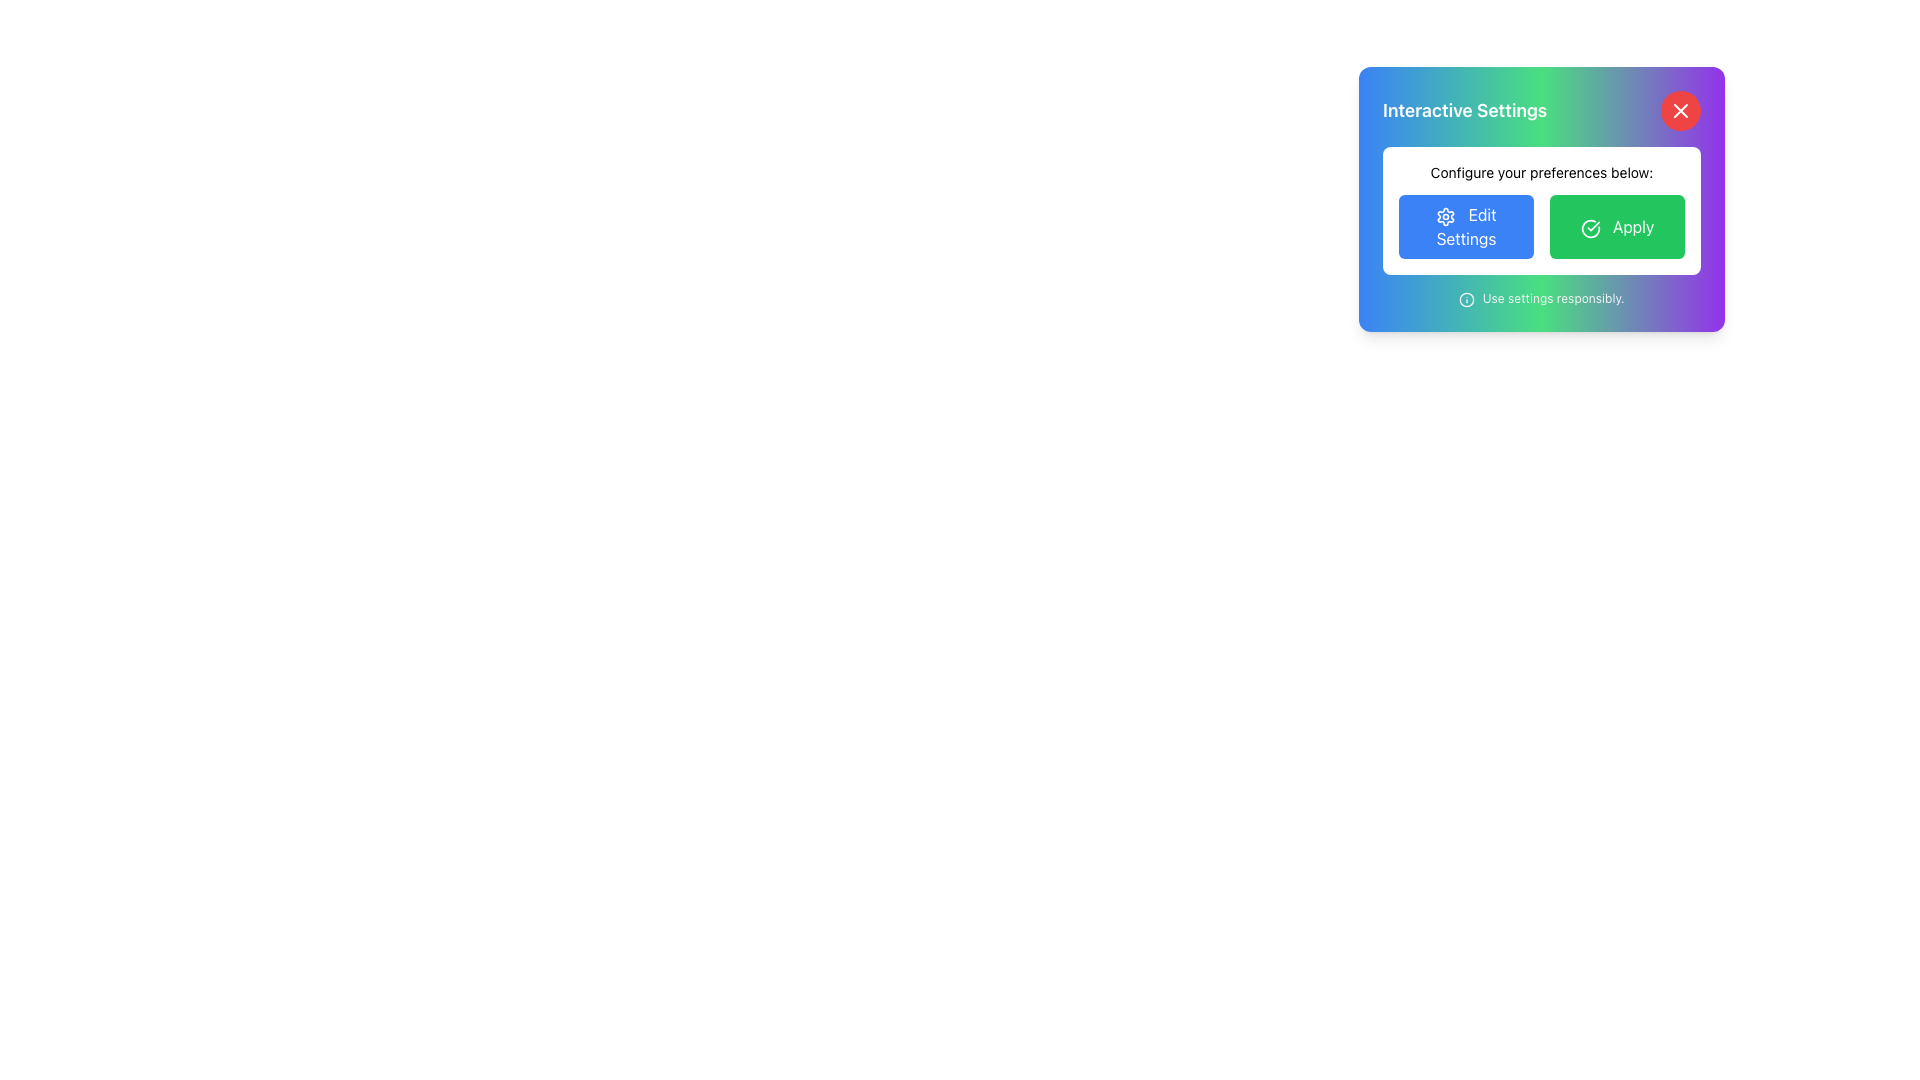 The image size is (1920, 1080). Describe the element at coordinates (1467, 299) in the screenshot. I see `the SVG Circle Component located at the bottom-left corner of the settings interface, adjacent to descriptive text` at that location.